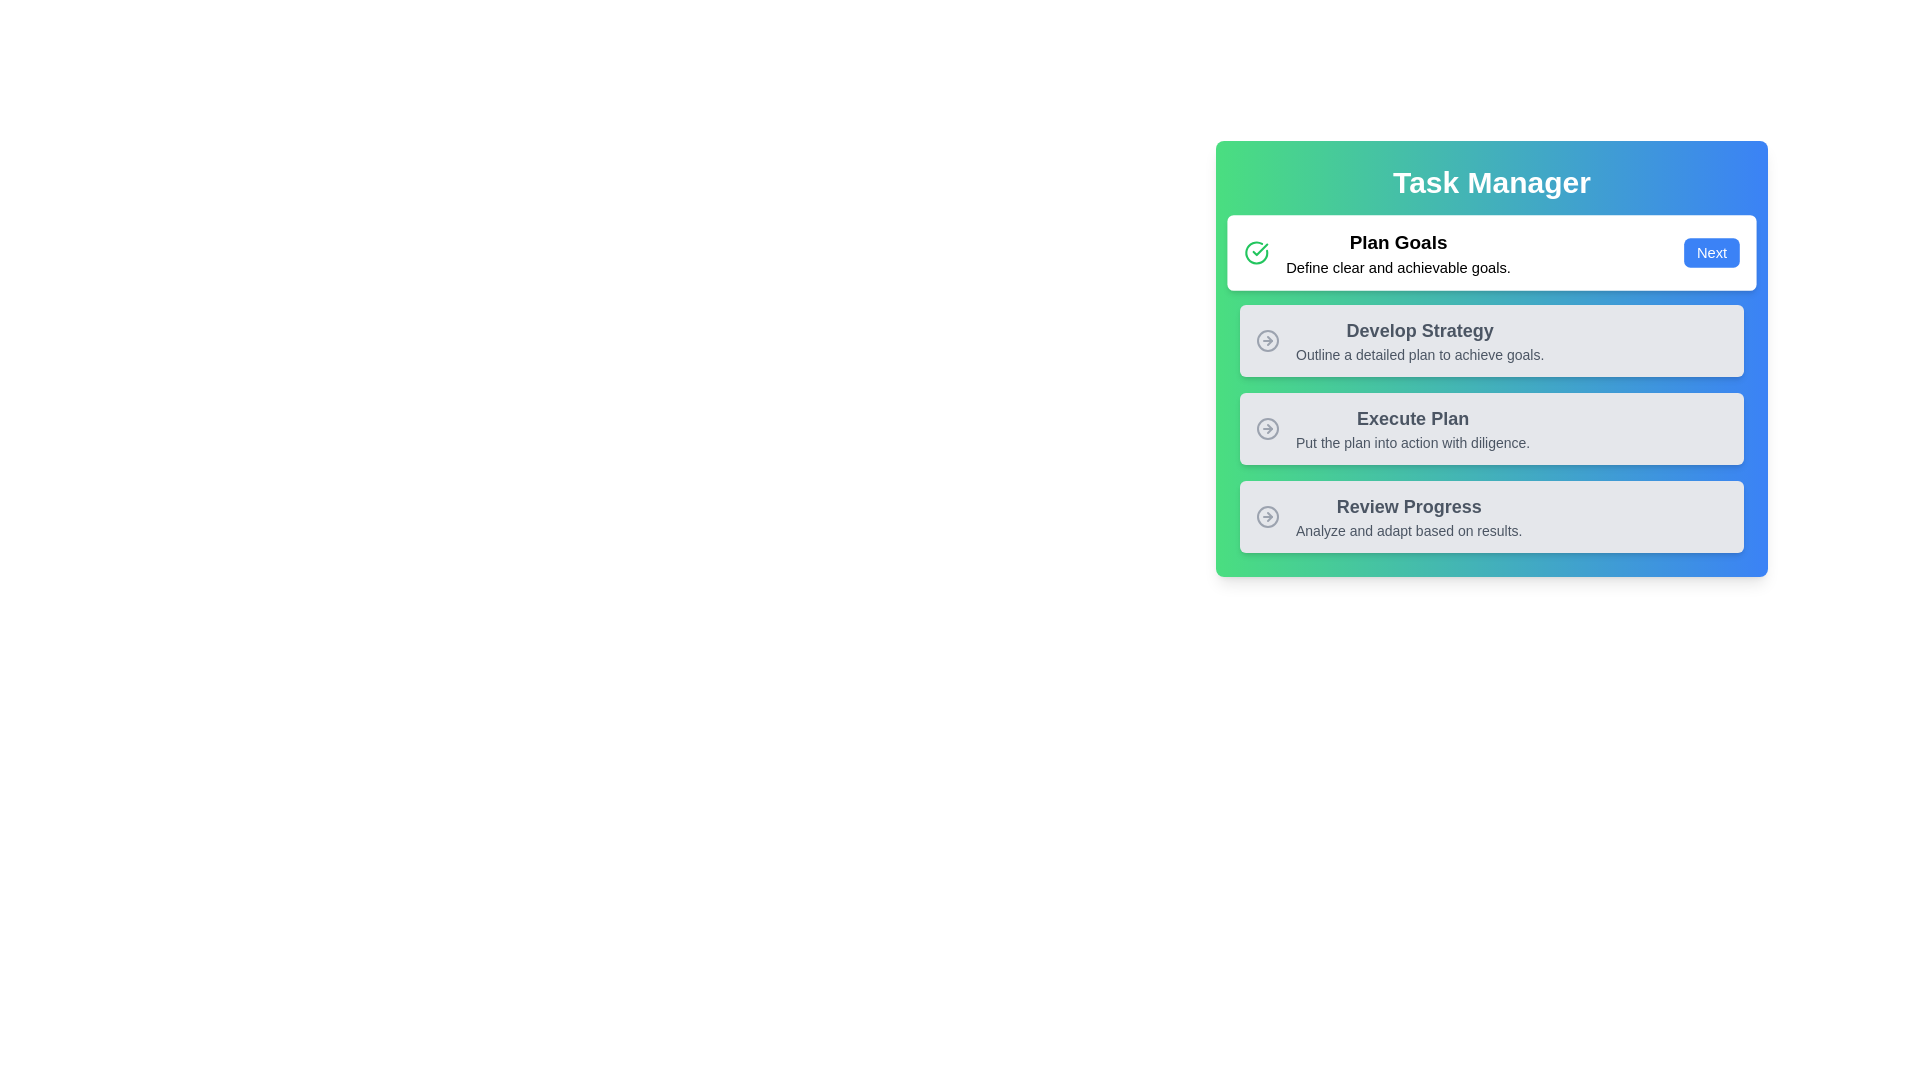 The image size is (1920, 1080). What do you see at coordinates (1492, 339) in the screenshot?
I see `the task management list item titled 'Develop Strategy', which is the second item in the list below 'Plan Goals' and above 'Execute Plan'` at bounding box center [1492, 339].